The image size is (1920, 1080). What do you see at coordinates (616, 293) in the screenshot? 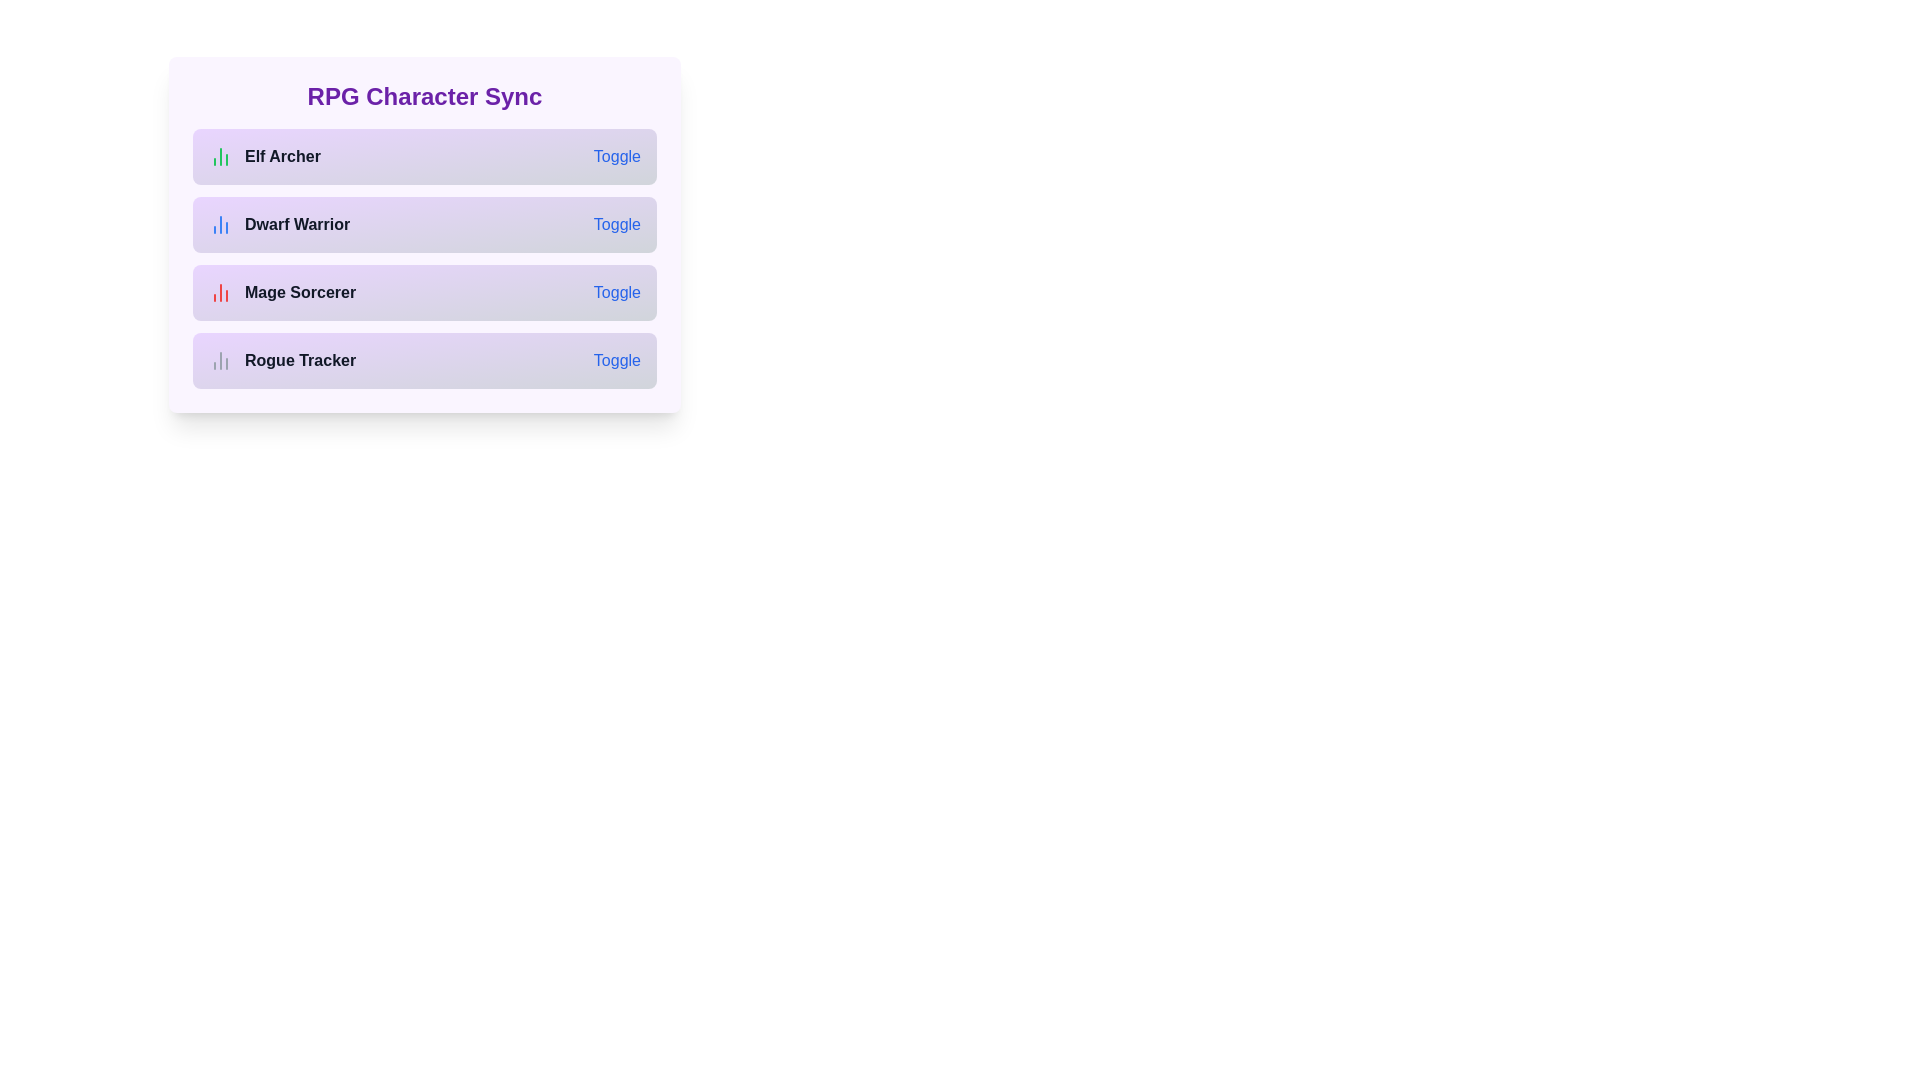
I see `the button located at the far right side, following the text label 'Mage Sorcerer'` at bounding box center [616, 293].